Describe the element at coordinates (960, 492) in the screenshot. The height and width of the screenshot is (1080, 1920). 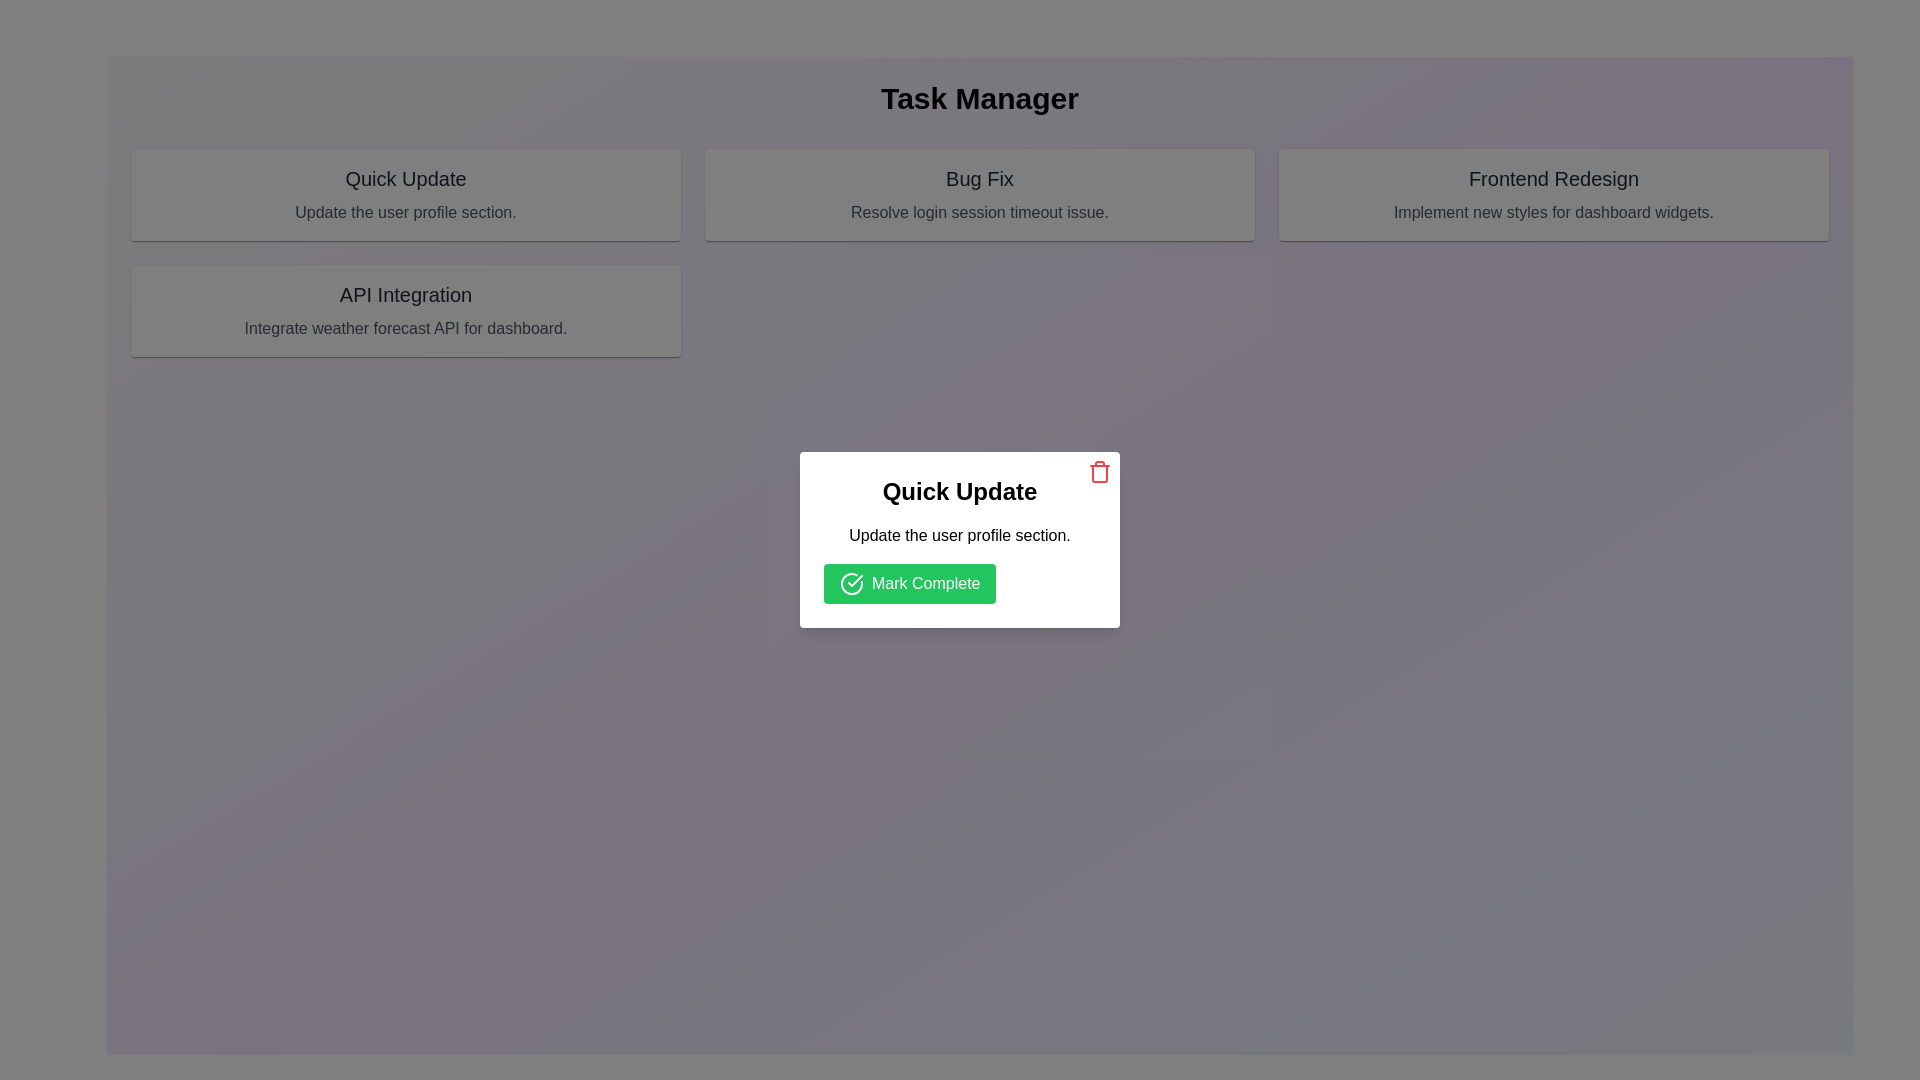
I see `the title text label 'Quick Update', which is located at the top center of the dialog box, above a smaller descriptive text and a green button labeled 'Mark Complete'` at that location.